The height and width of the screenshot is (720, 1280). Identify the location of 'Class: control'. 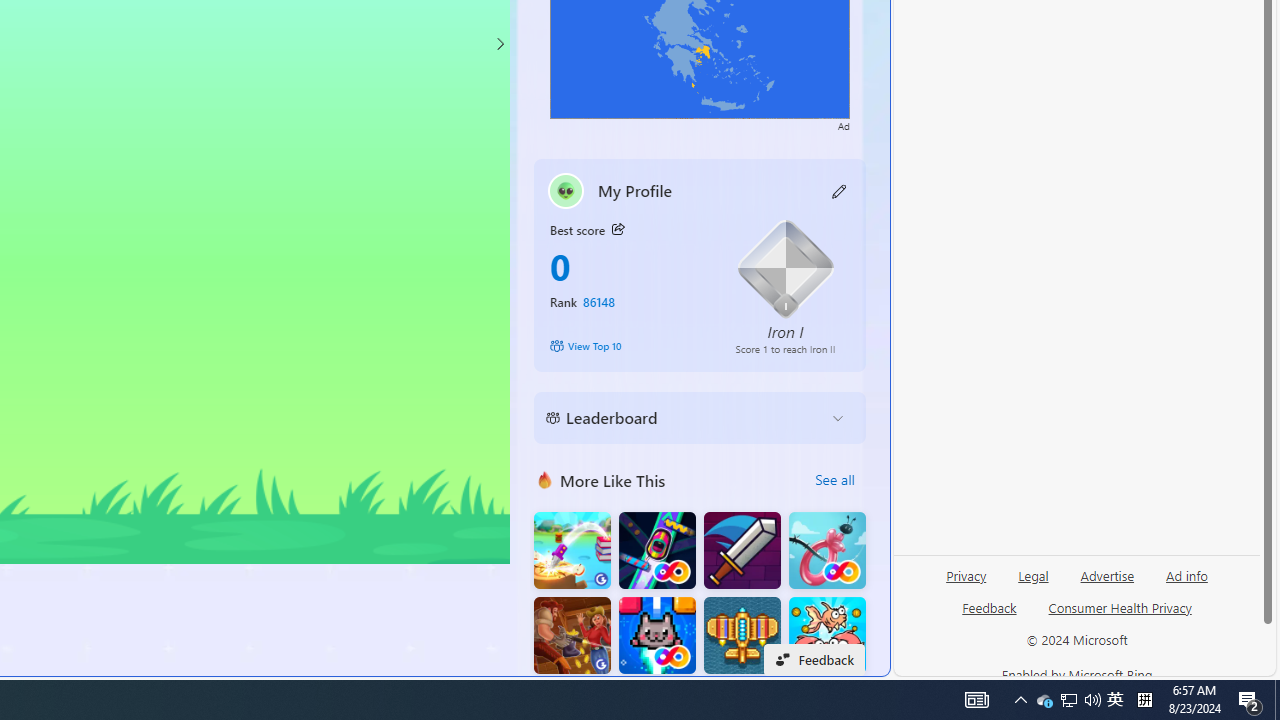
(499, 43).